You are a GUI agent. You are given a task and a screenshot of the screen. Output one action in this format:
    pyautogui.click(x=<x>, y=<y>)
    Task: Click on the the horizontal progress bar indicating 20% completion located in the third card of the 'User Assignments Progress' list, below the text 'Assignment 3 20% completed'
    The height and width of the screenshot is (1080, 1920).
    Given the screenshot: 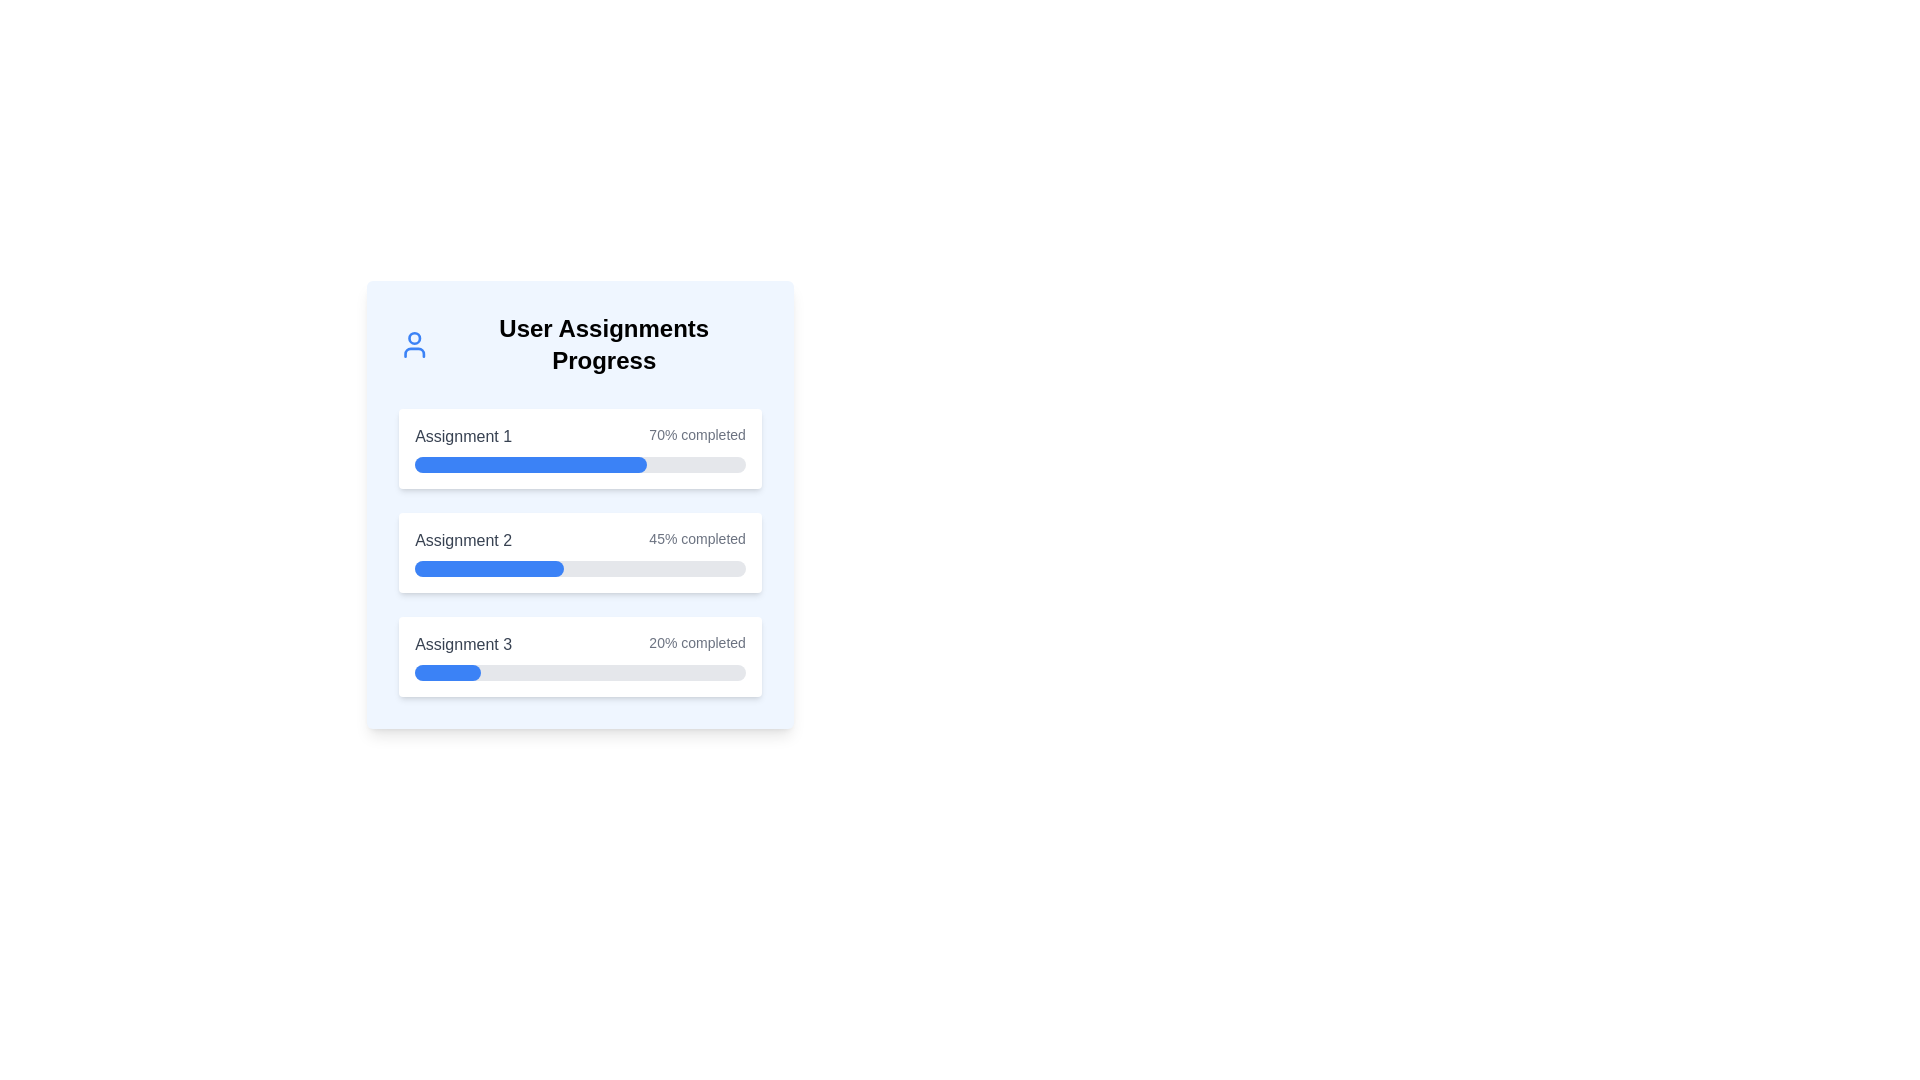 What is the action you would take?
    pyautogui.click(x=579, y=672)
    